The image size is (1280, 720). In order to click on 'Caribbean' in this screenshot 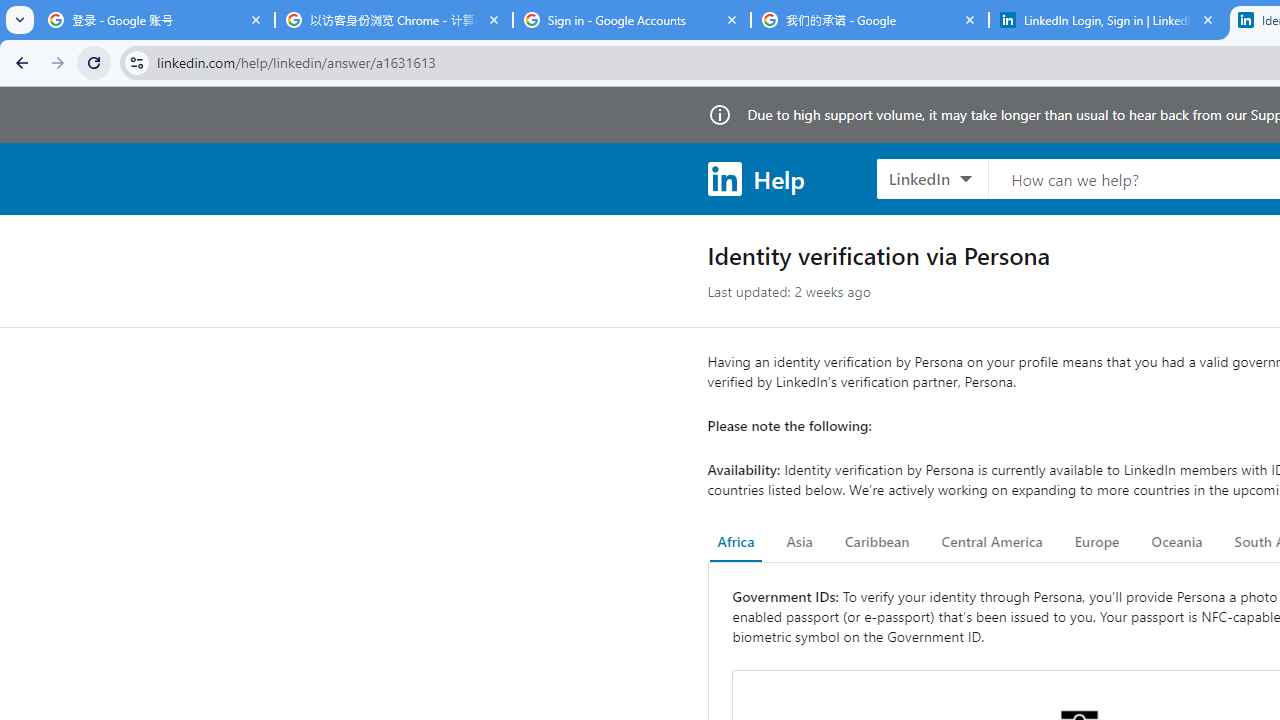, I will do `click(876, 542)`.